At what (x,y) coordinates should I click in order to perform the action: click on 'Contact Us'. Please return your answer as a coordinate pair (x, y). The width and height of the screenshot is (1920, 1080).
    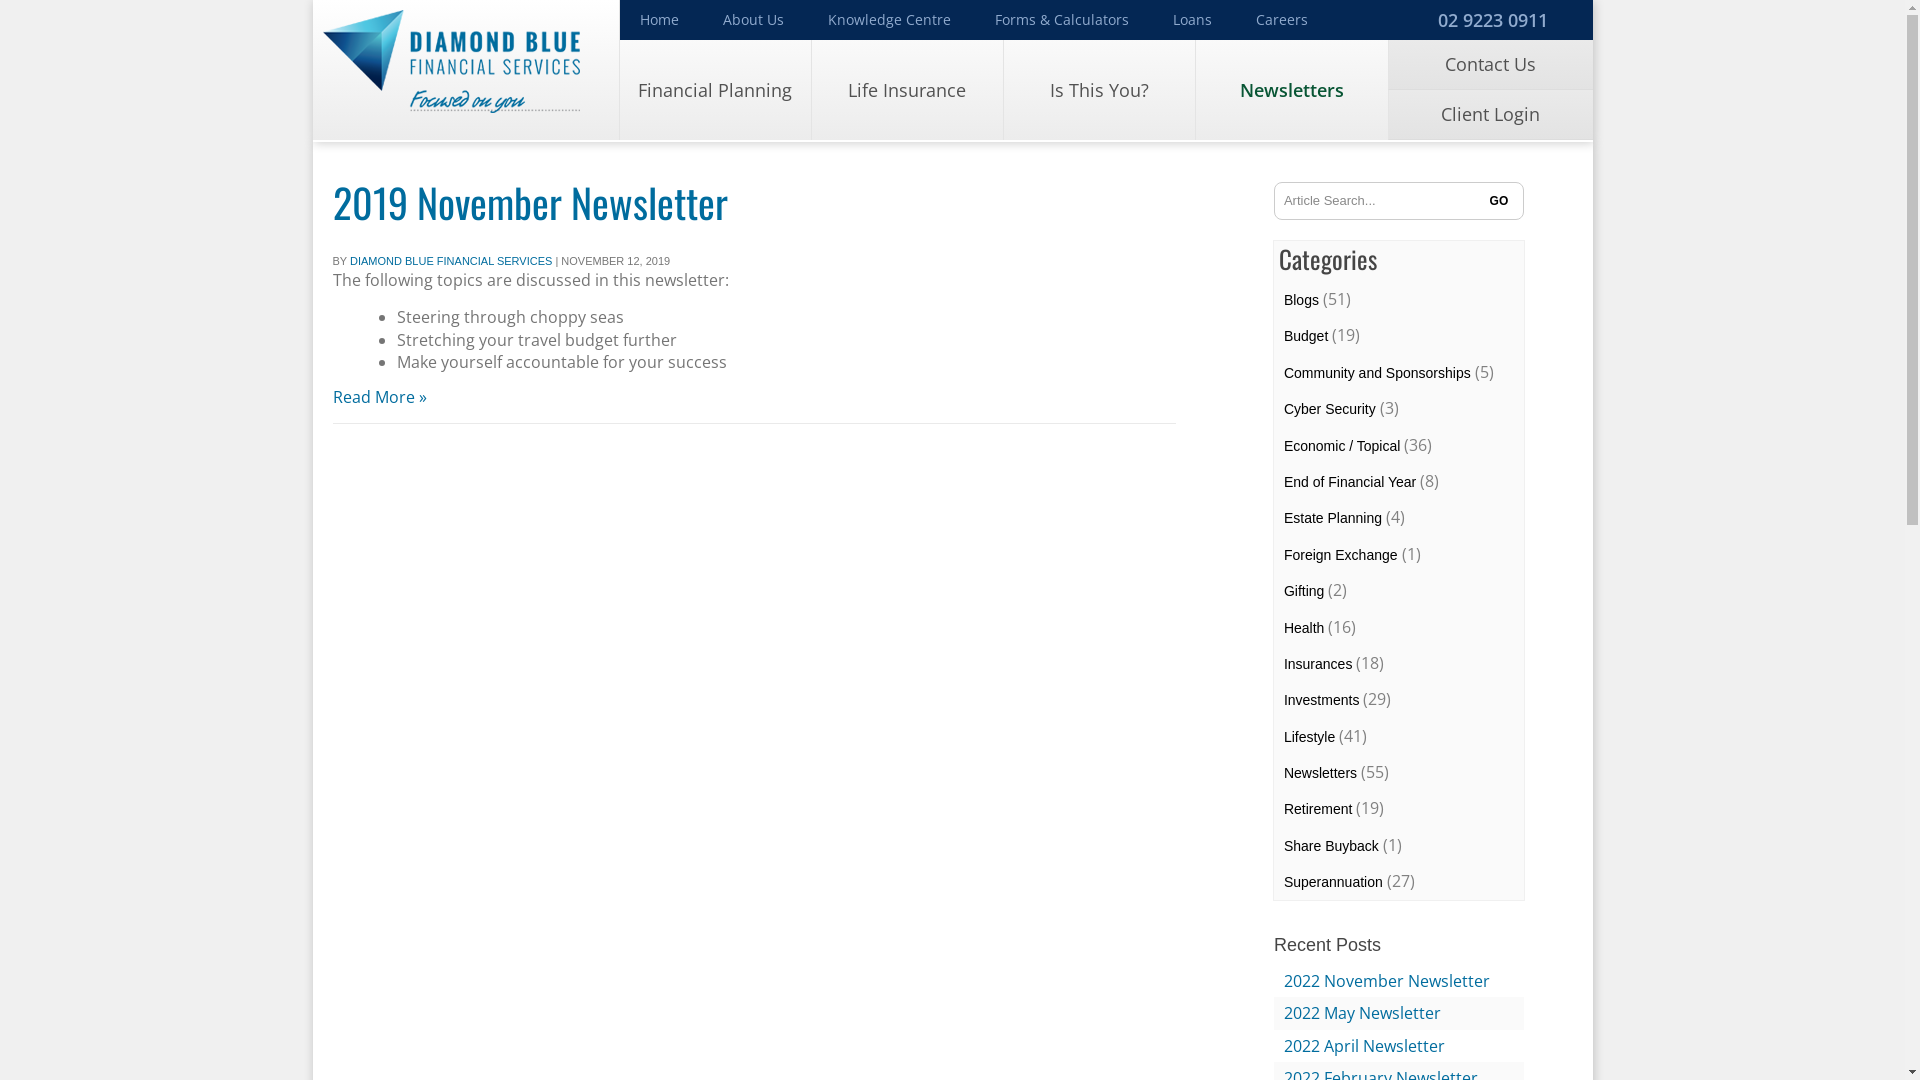
    Looking at the image, I should click on (1490, 64).